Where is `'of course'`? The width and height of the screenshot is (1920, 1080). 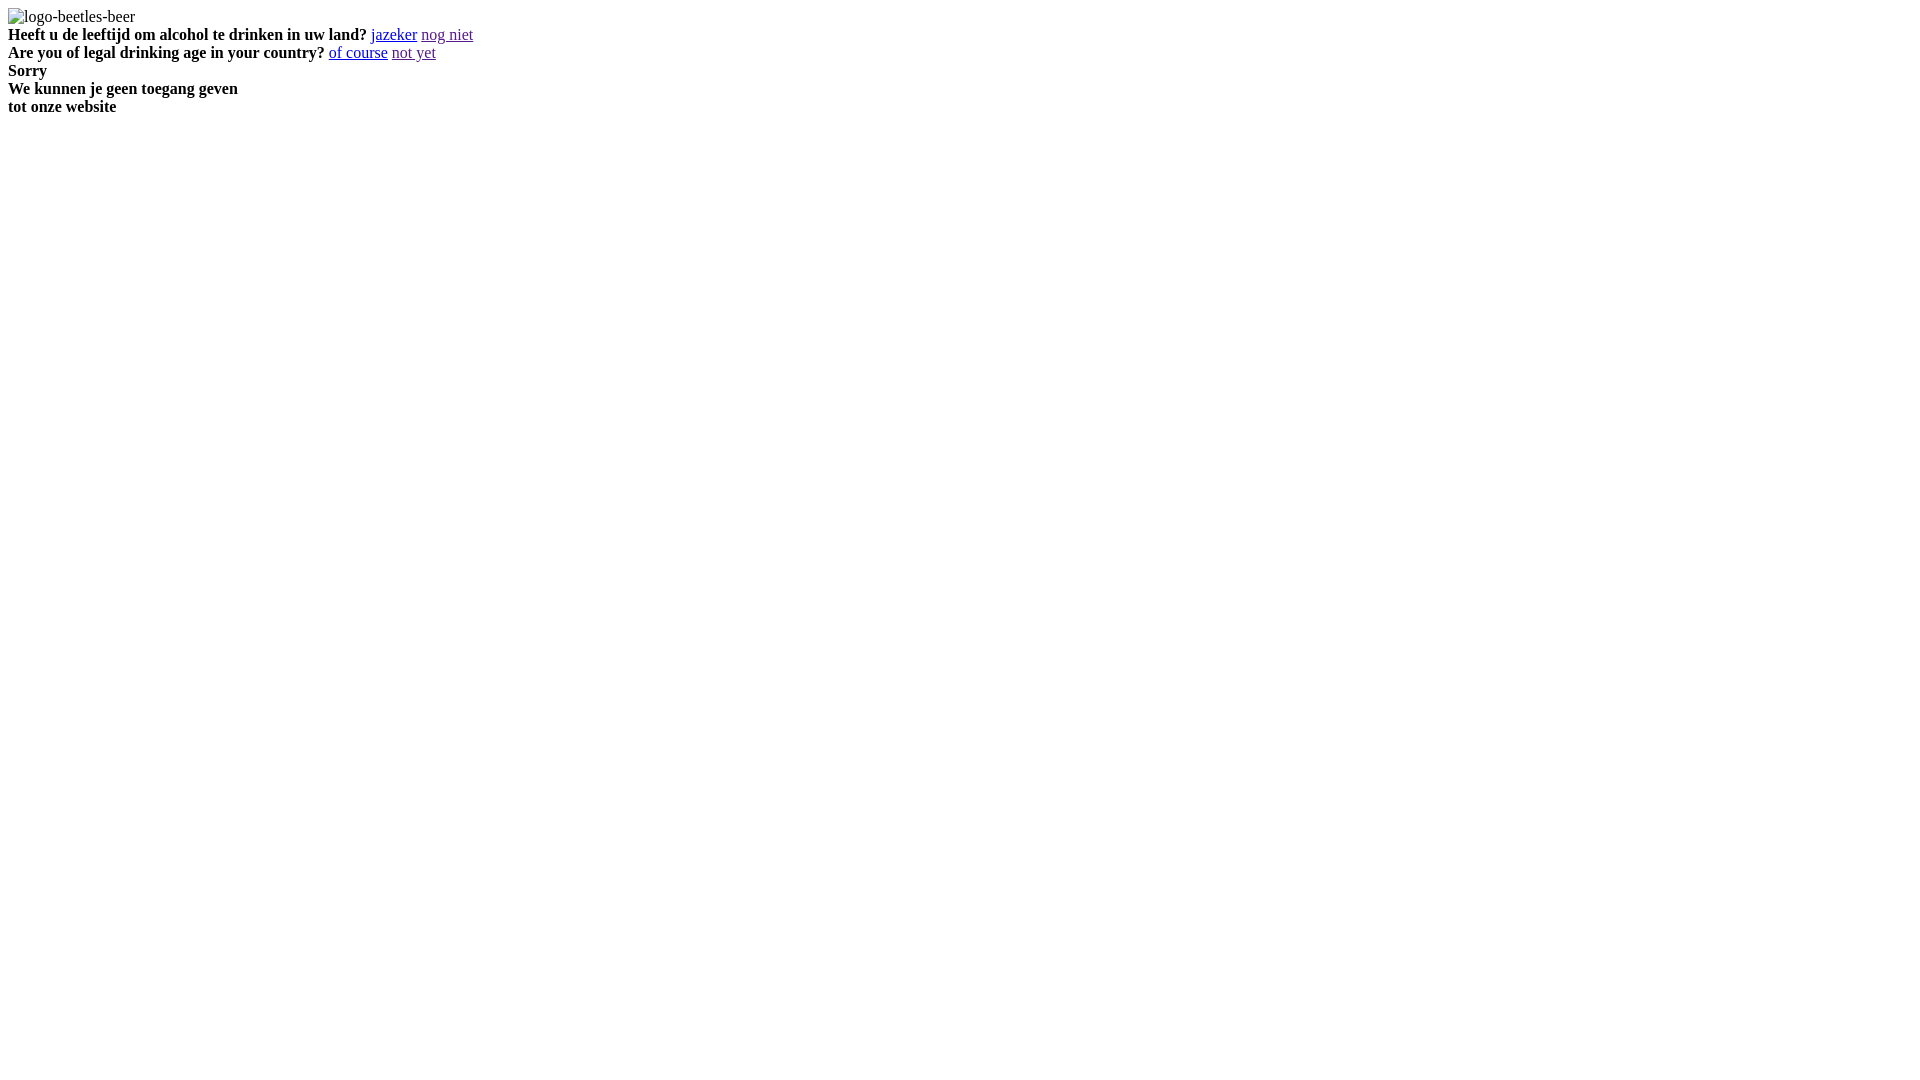
'of course' is located at coordinates (358, 51).